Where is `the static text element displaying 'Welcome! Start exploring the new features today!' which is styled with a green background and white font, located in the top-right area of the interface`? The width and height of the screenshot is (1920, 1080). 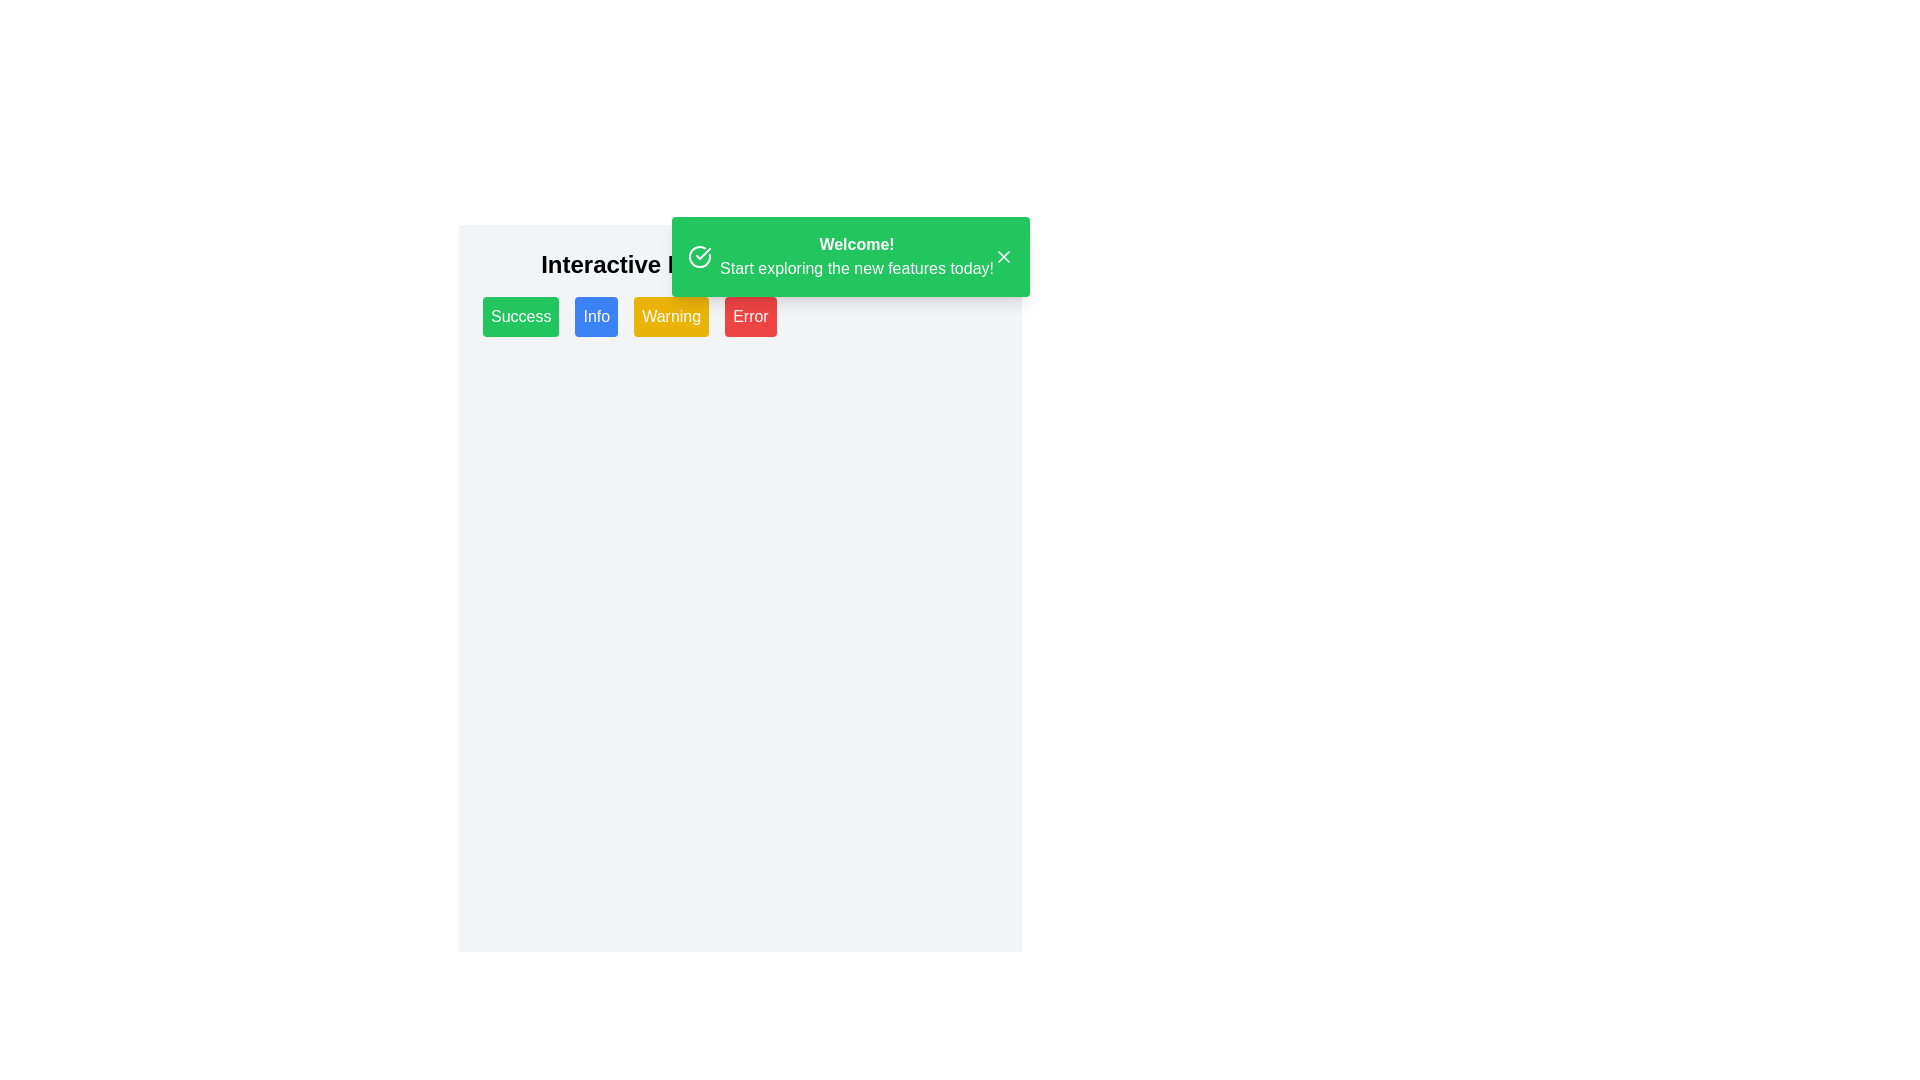
the static text element displaying 'Welcome! Start exploring the new features today!' which is styled with a green background and white font, located in the top-right area of the interface is located at coordinates (857, 256).